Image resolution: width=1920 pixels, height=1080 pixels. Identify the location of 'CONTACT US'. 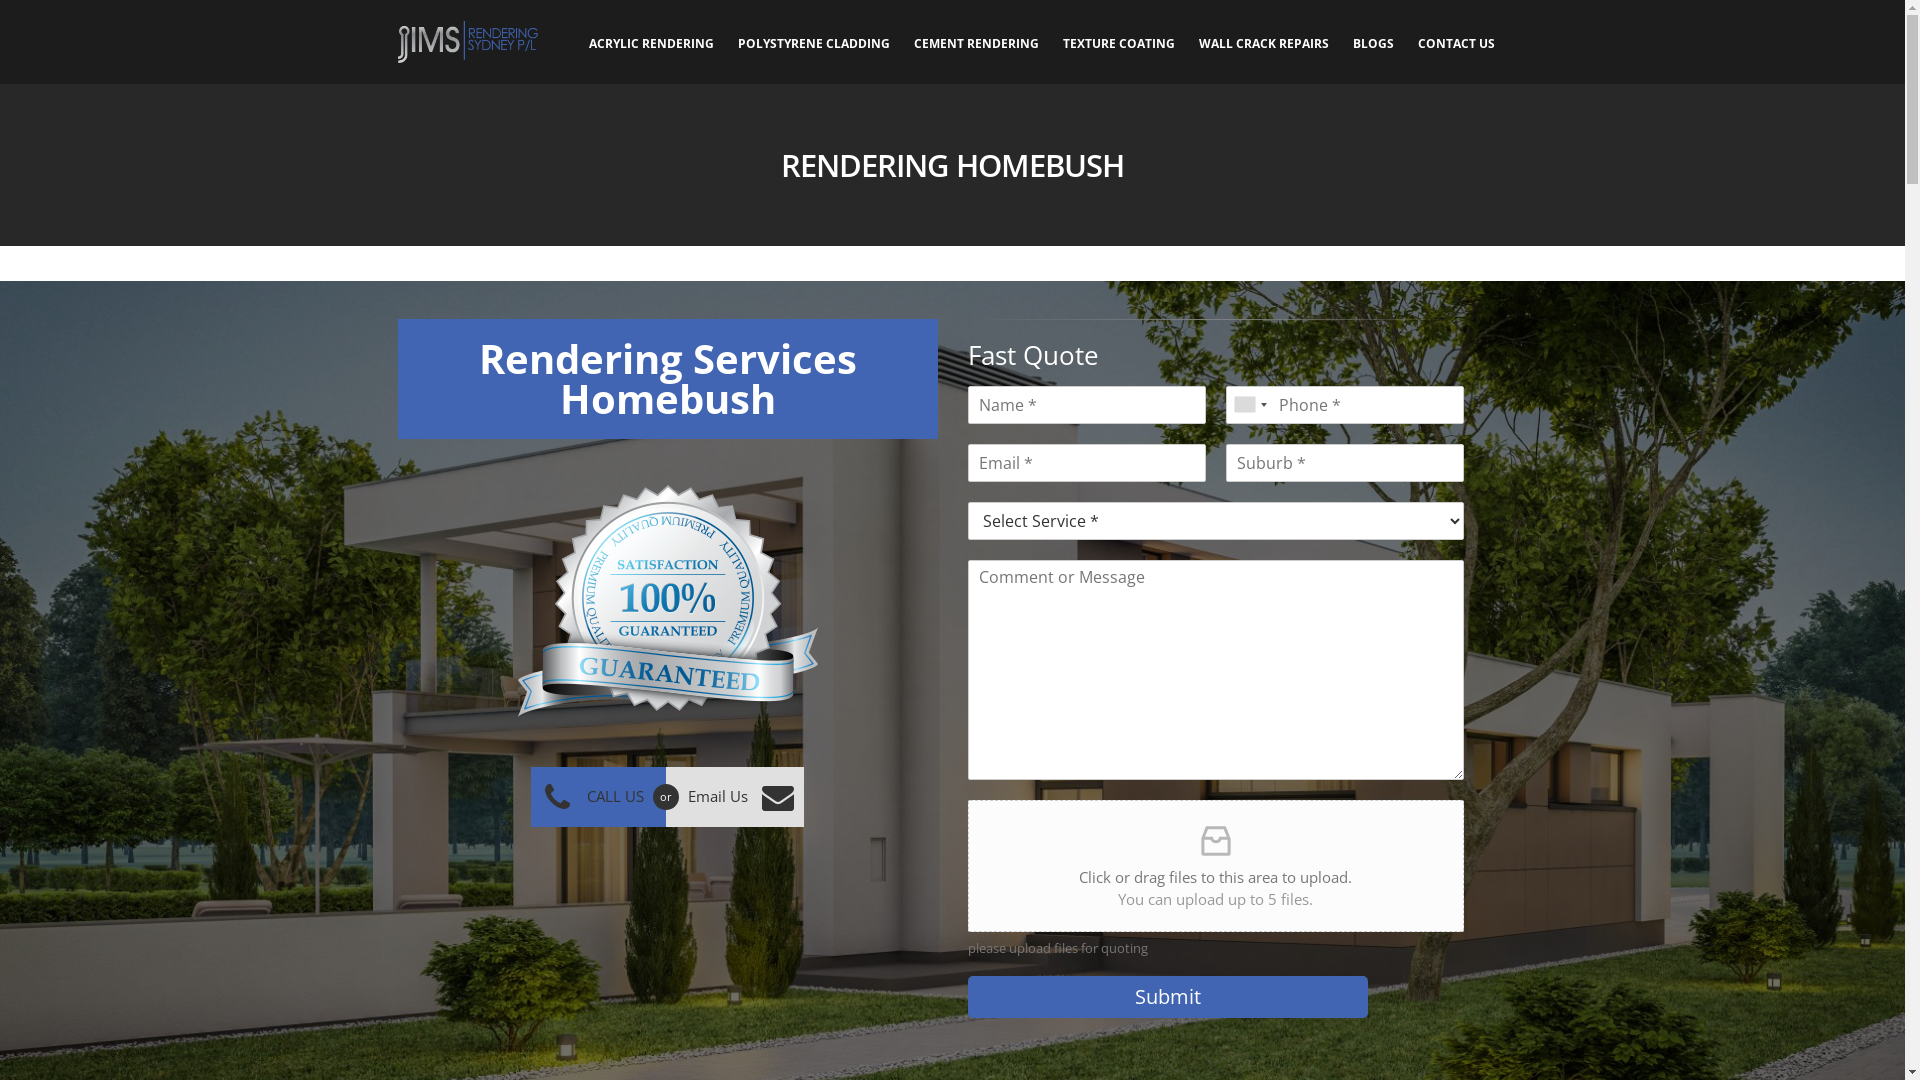
(1456, 42).